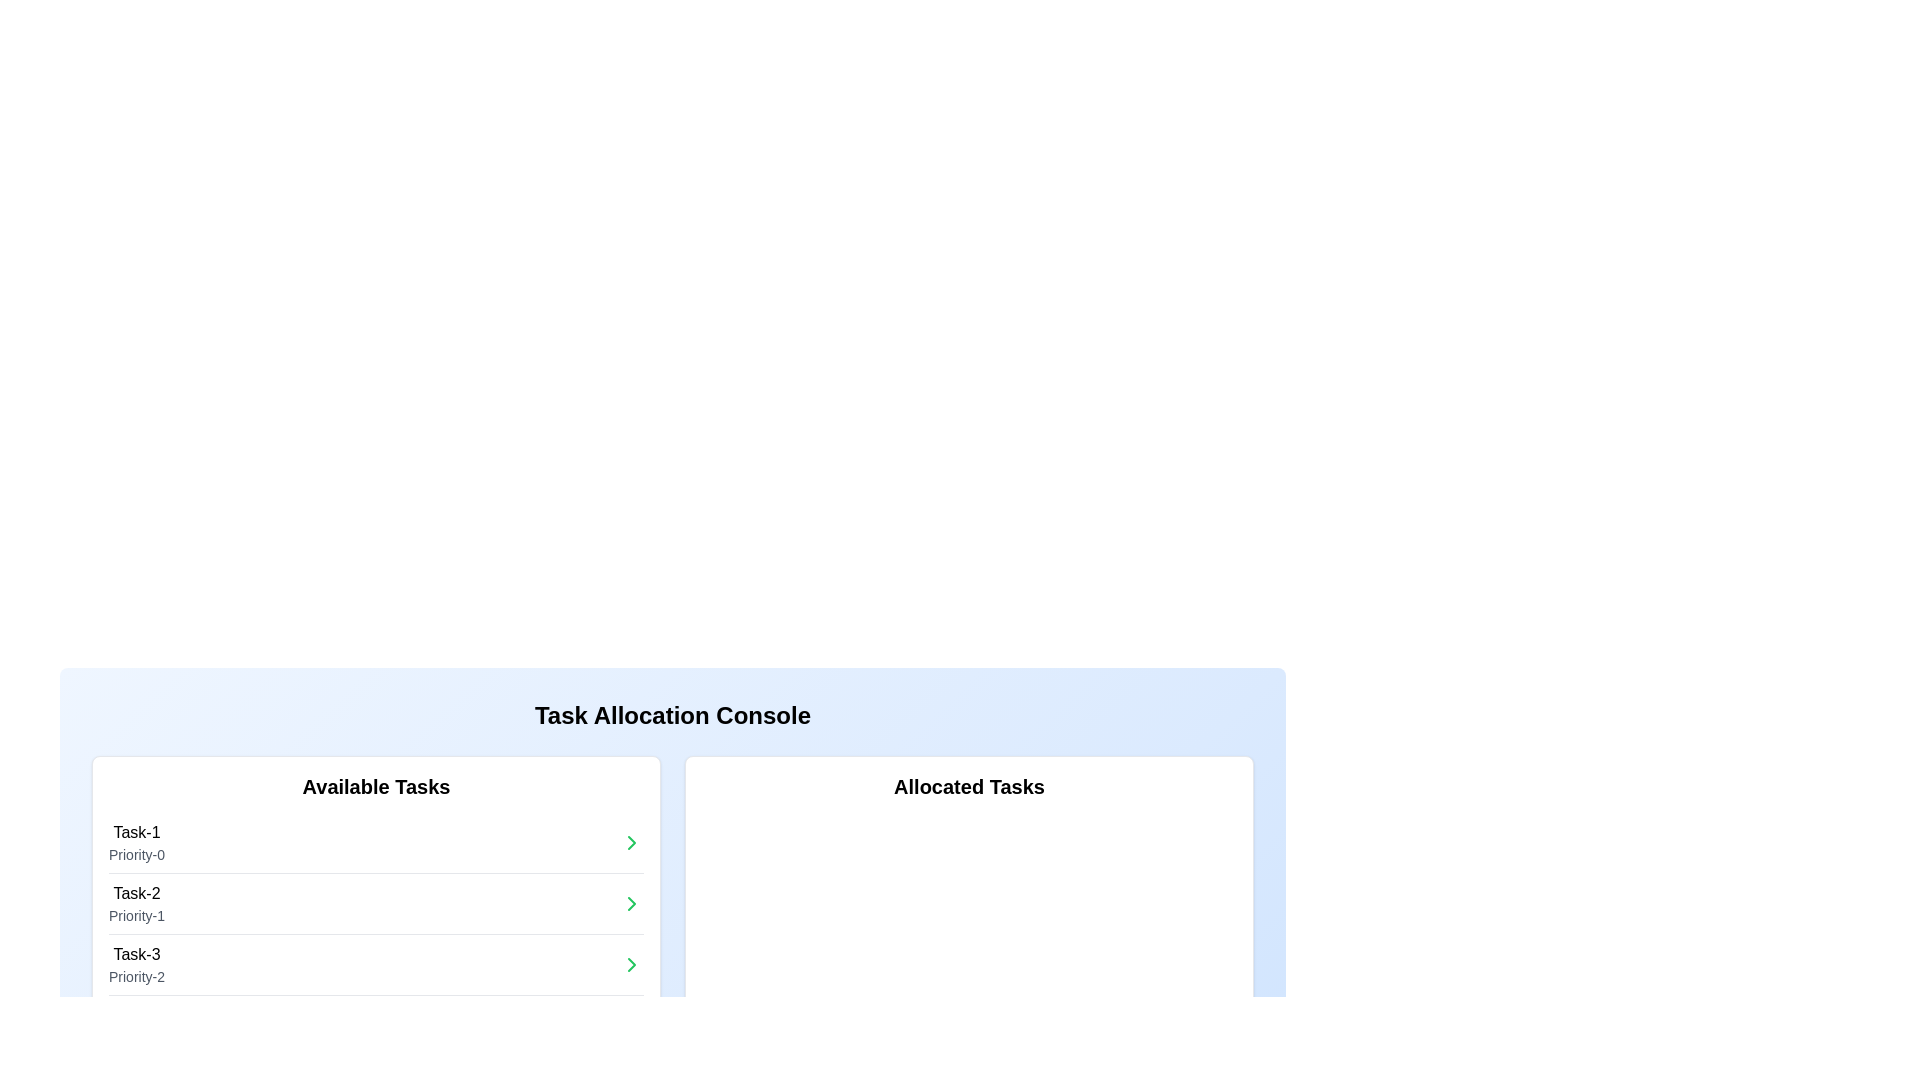  What do you see at coordinates (376, 903) in the screenshot?
I see `the list item representing 'Task-2' with priority level '1'` at bounding box center [376, 903].